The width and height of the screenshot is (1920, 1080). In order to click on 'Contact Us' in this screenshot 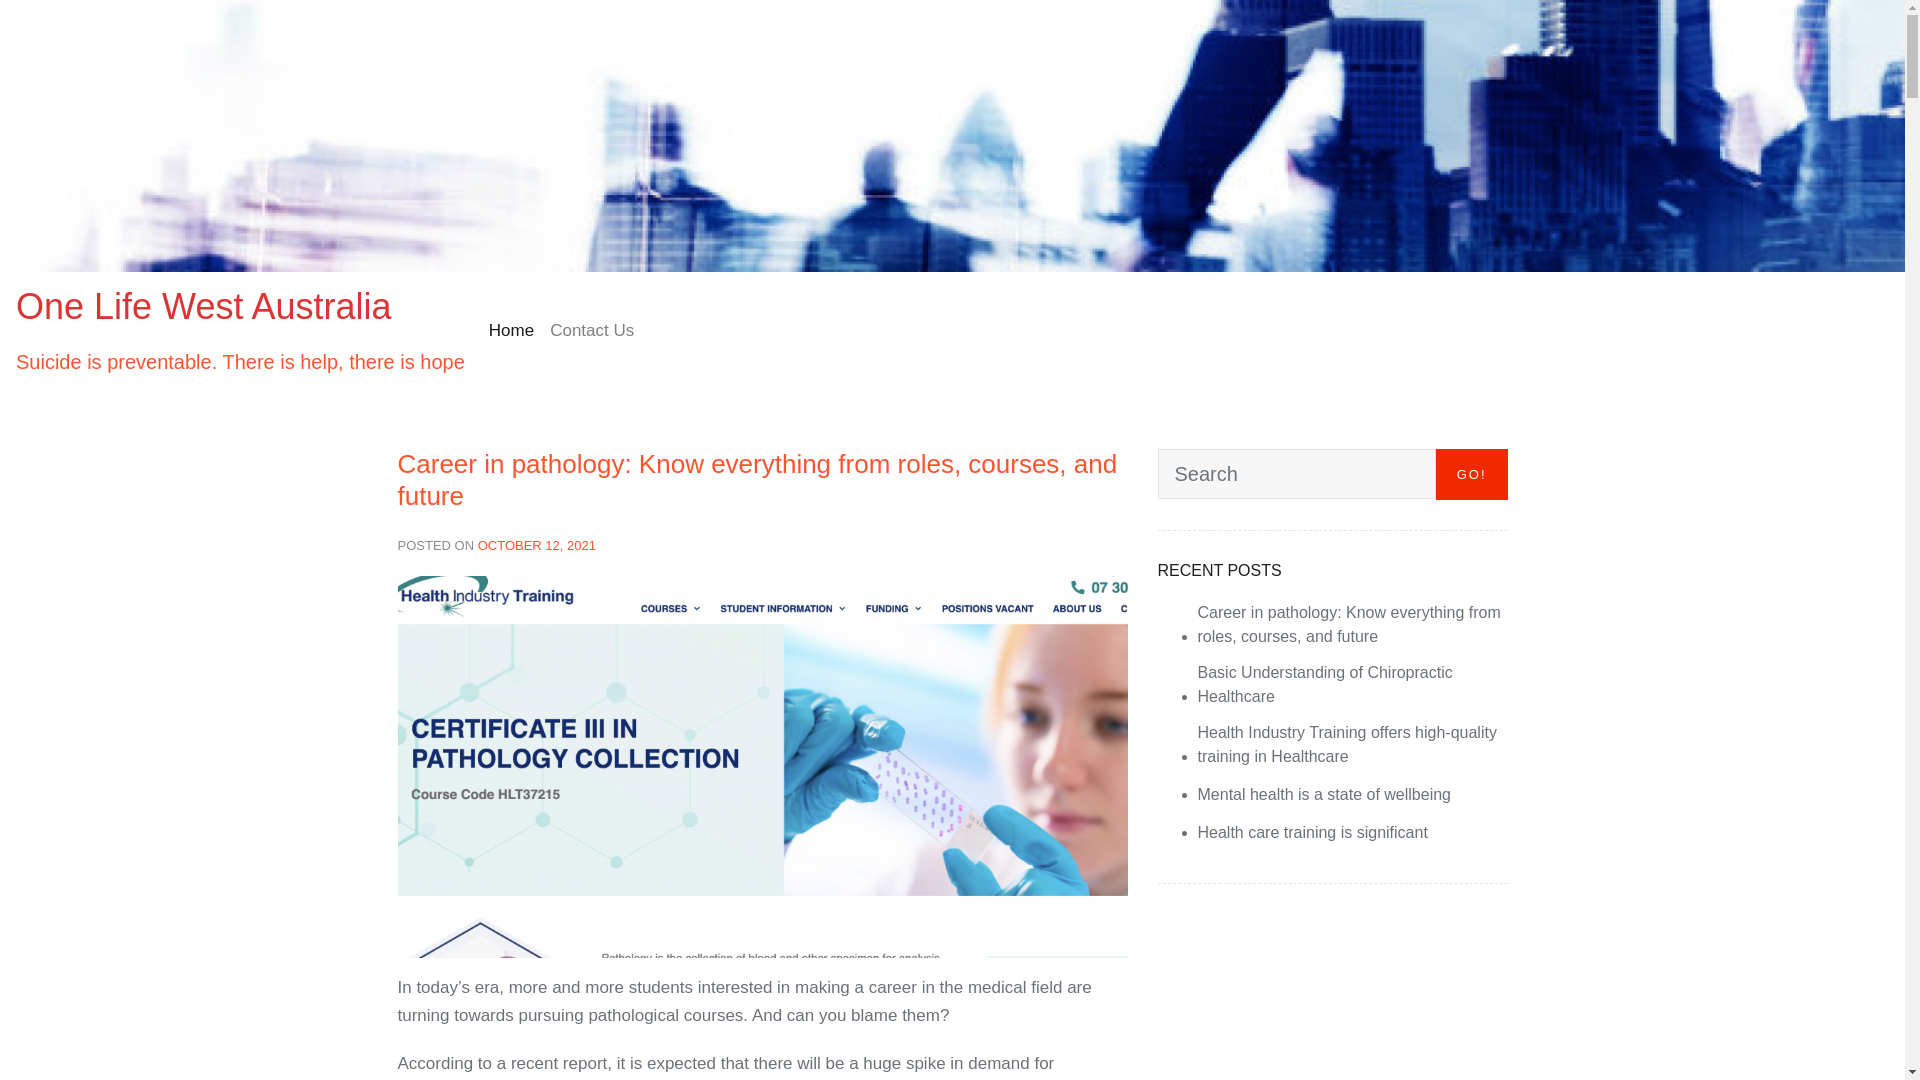, I will do `click(590, 330)`.